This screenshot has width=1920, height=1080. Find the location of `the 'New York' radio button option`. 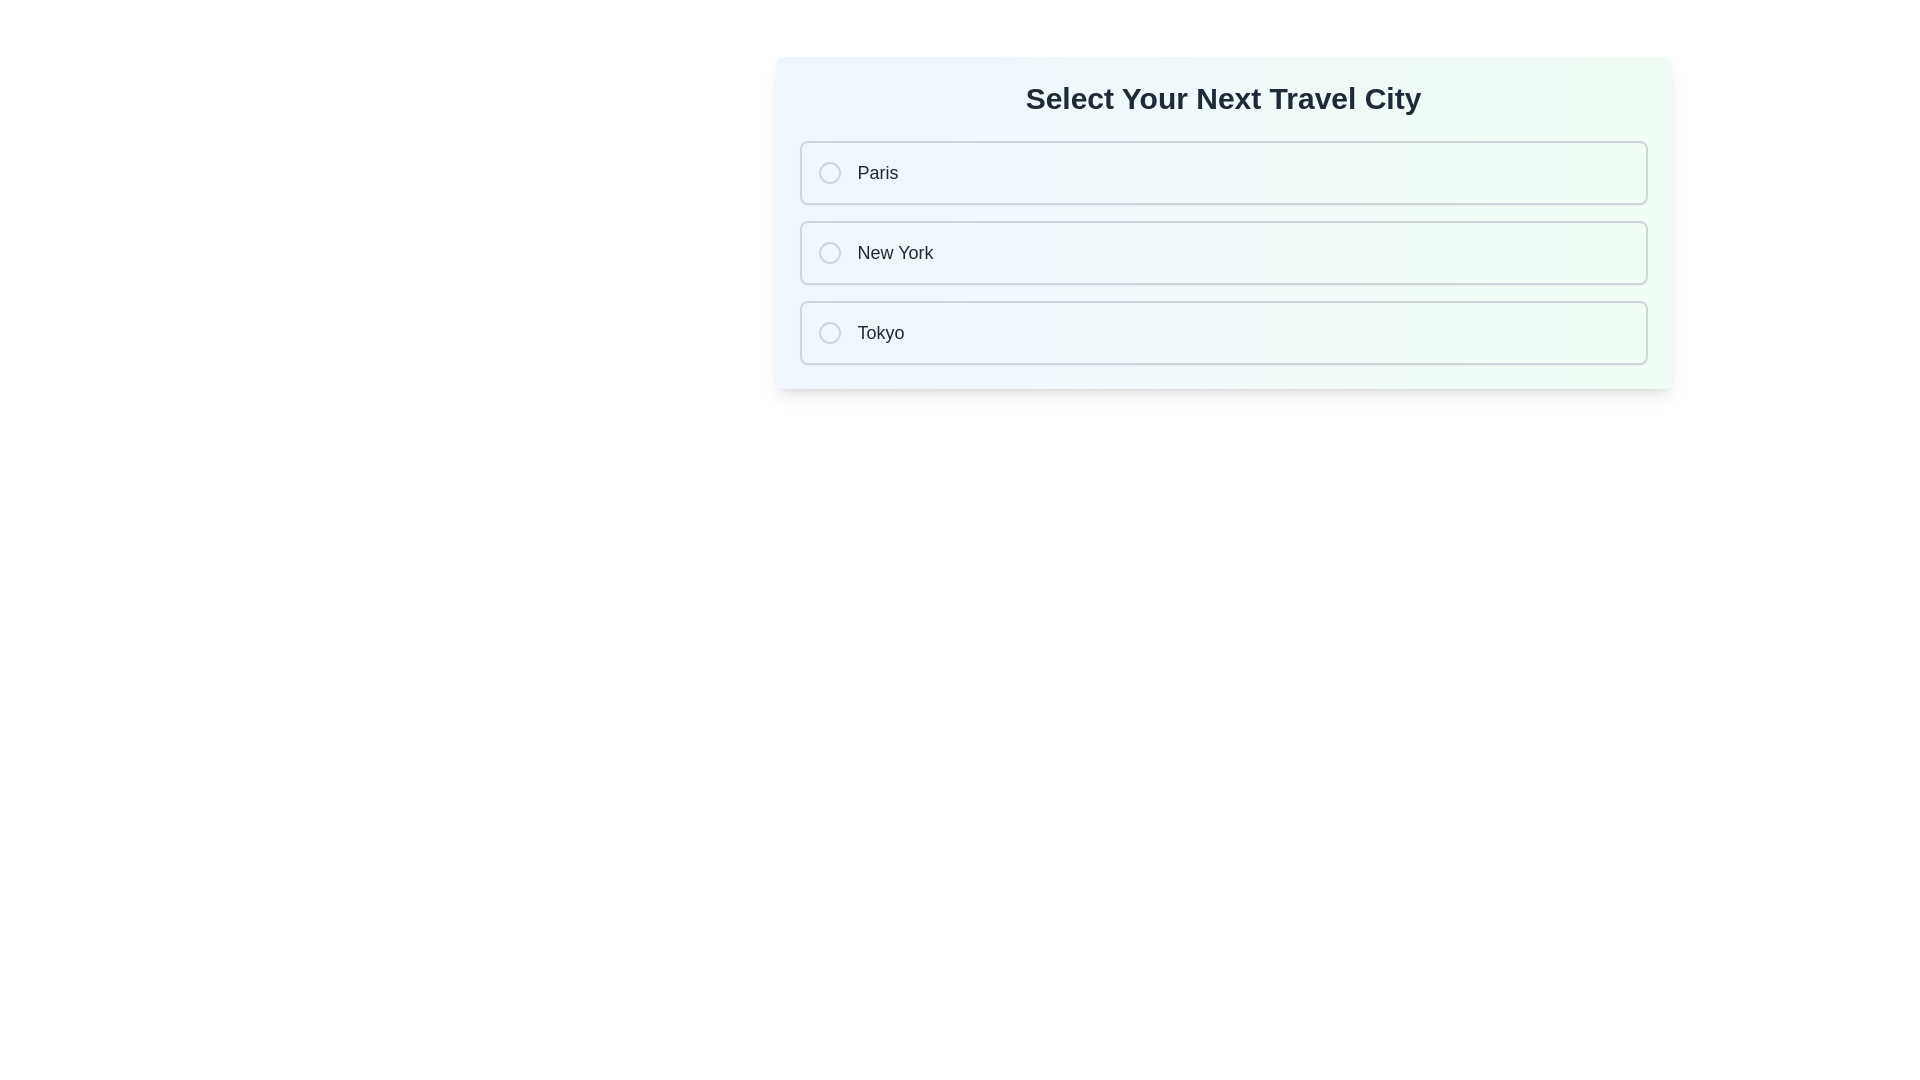

the 'New York' radio button option is located at coordinates (1222, 252).